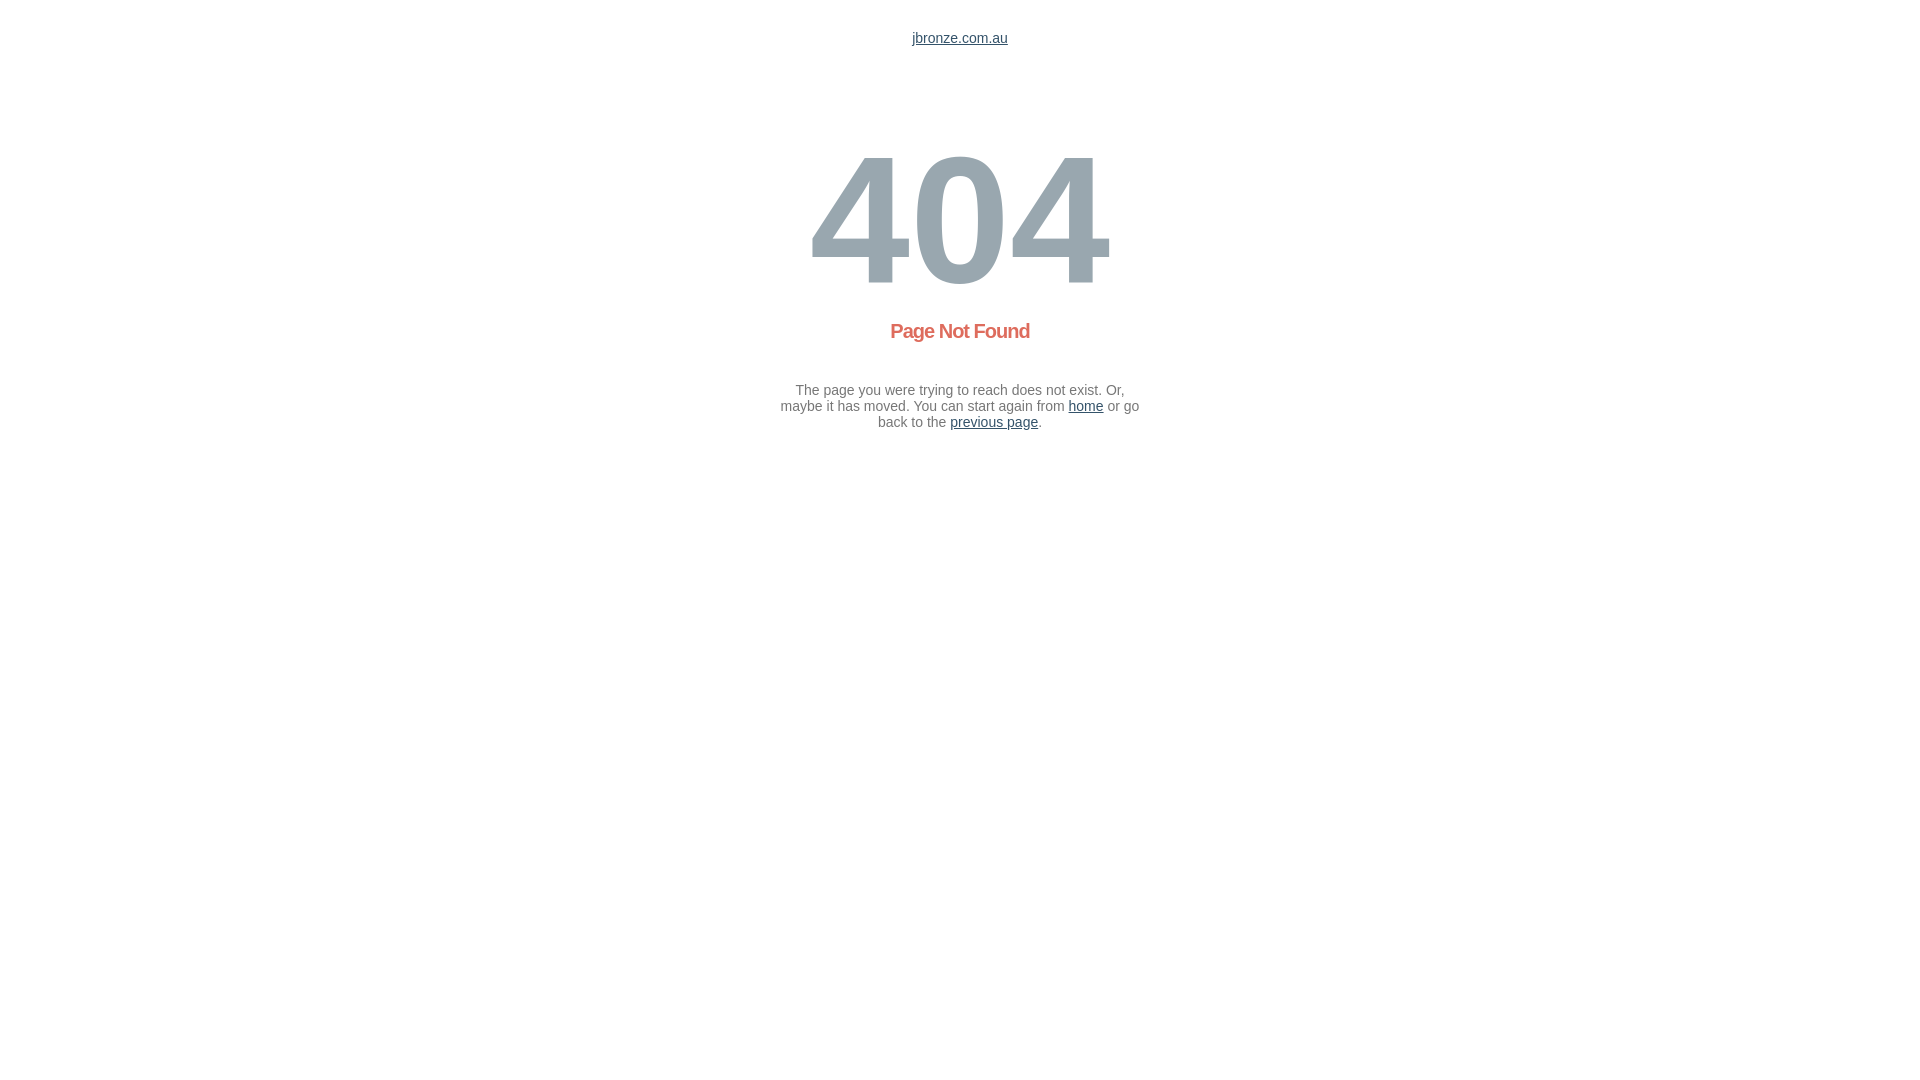  What do you see at coordinates (1085, 405) in the screenshot?
I see `'home'` at bounding box center [1085, 405].